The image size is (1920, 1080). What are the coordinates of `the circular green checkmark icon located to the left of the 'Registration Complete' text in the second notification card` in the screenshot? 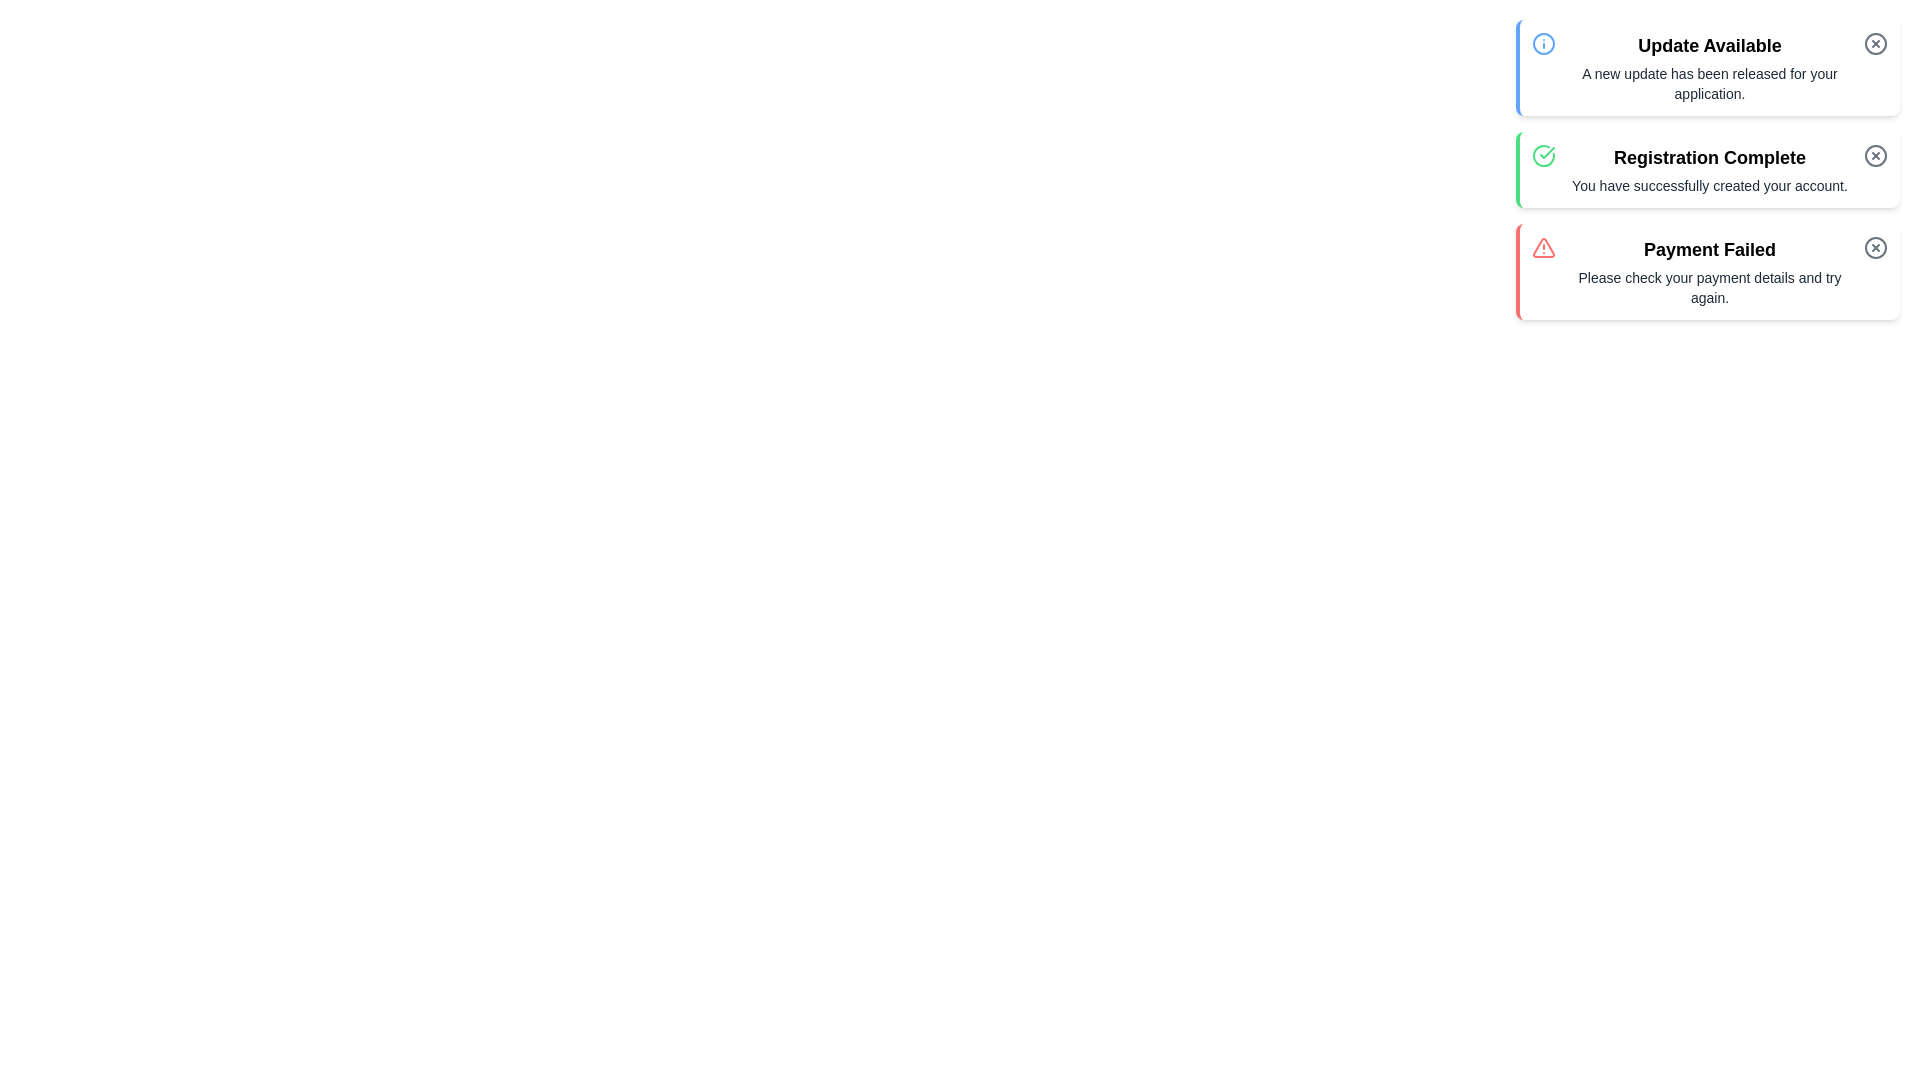 It's located at (1543, 154).